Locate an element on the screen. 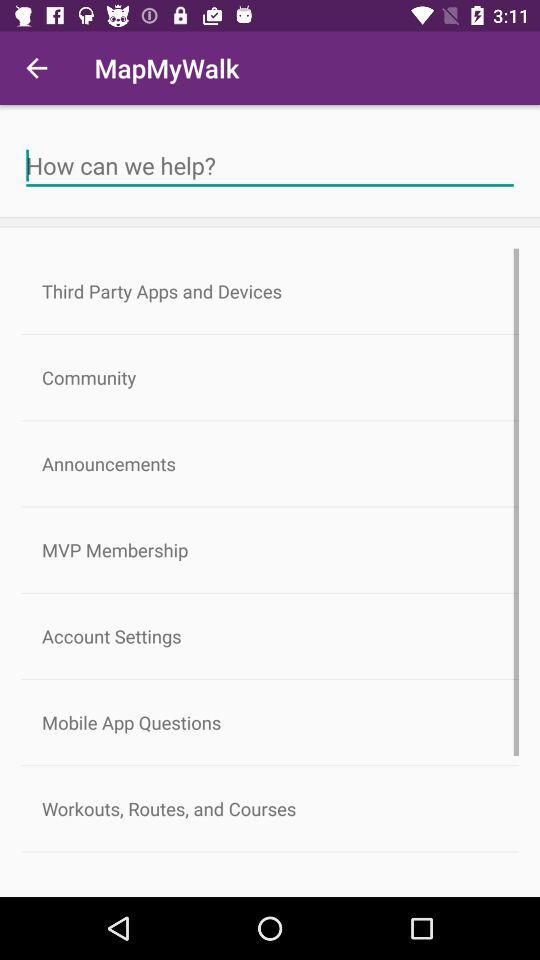 This screenshot has width=540, height=960. the icon above the announcements item is located at coordinates (270, 376).